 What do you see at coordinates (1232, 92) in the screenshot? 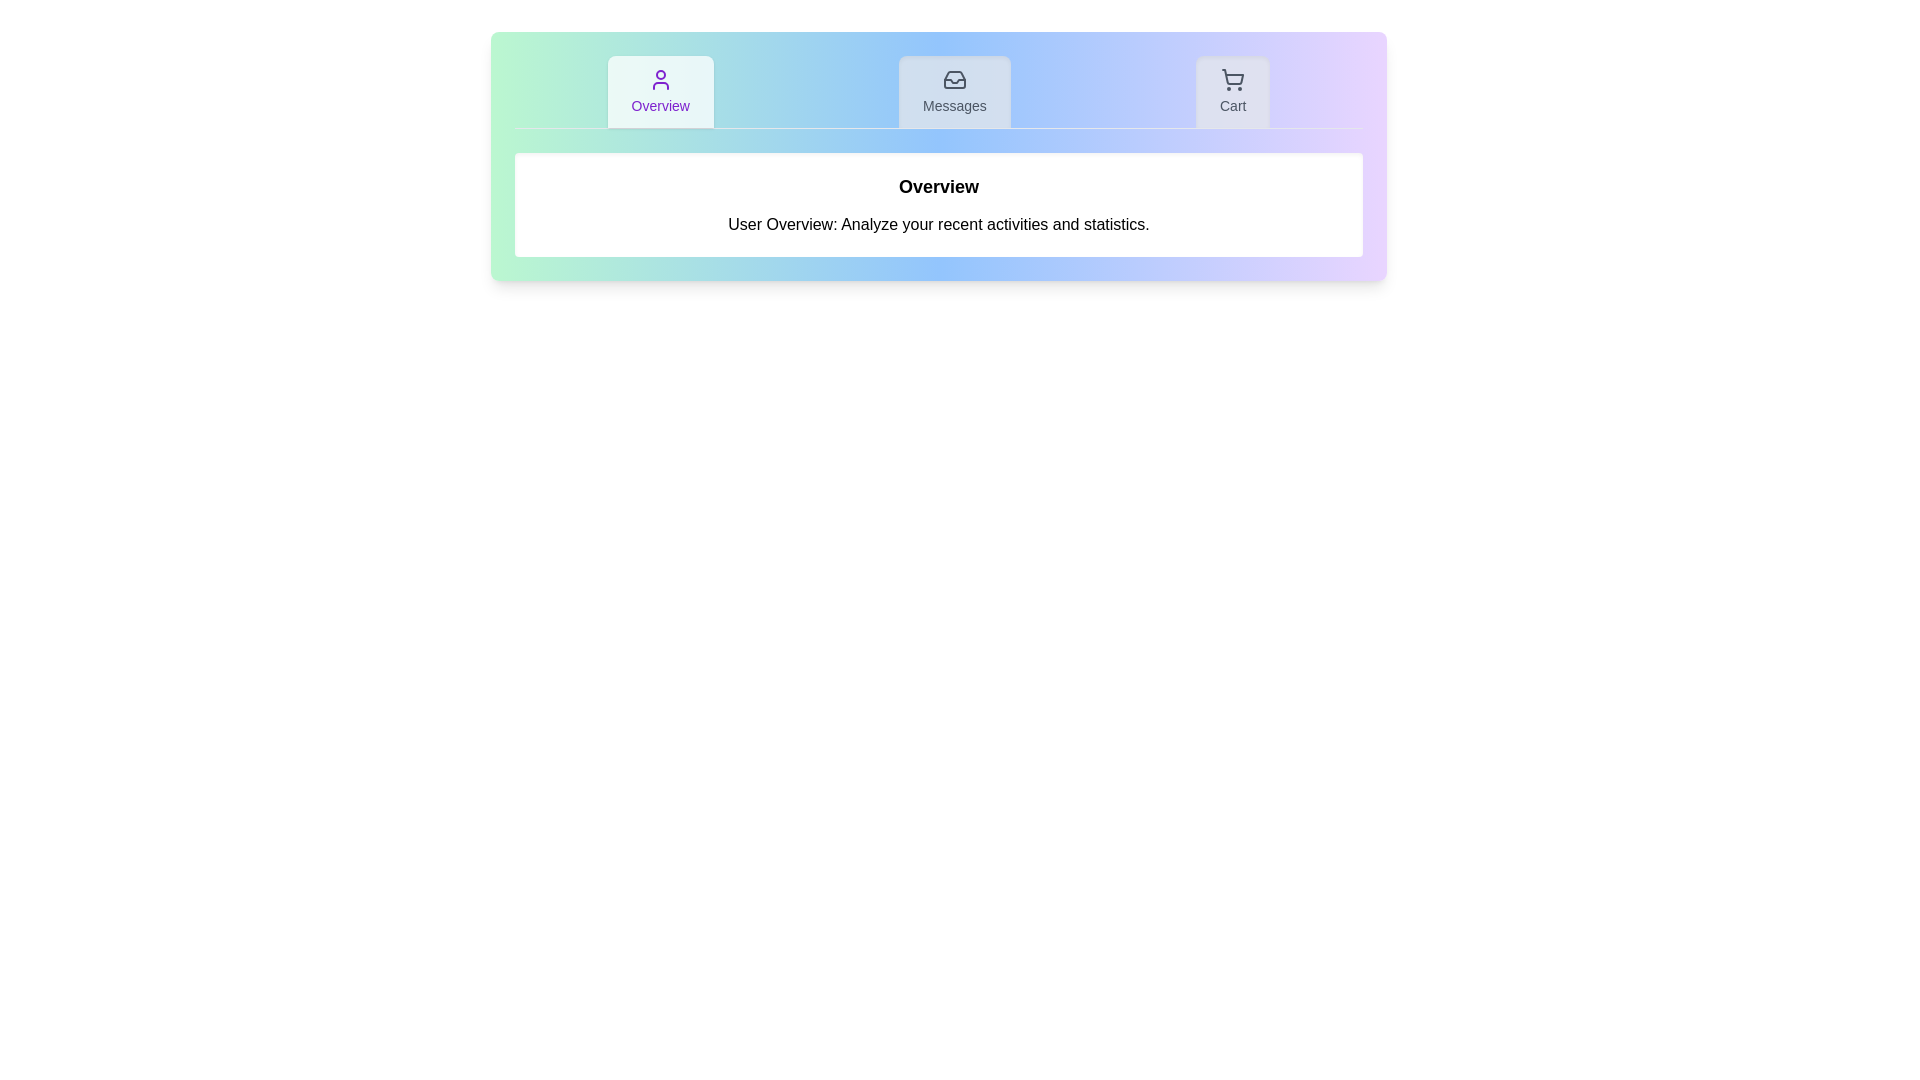
I see `the Cart tab by clicking on its button` at bounding box center [1232, 92].